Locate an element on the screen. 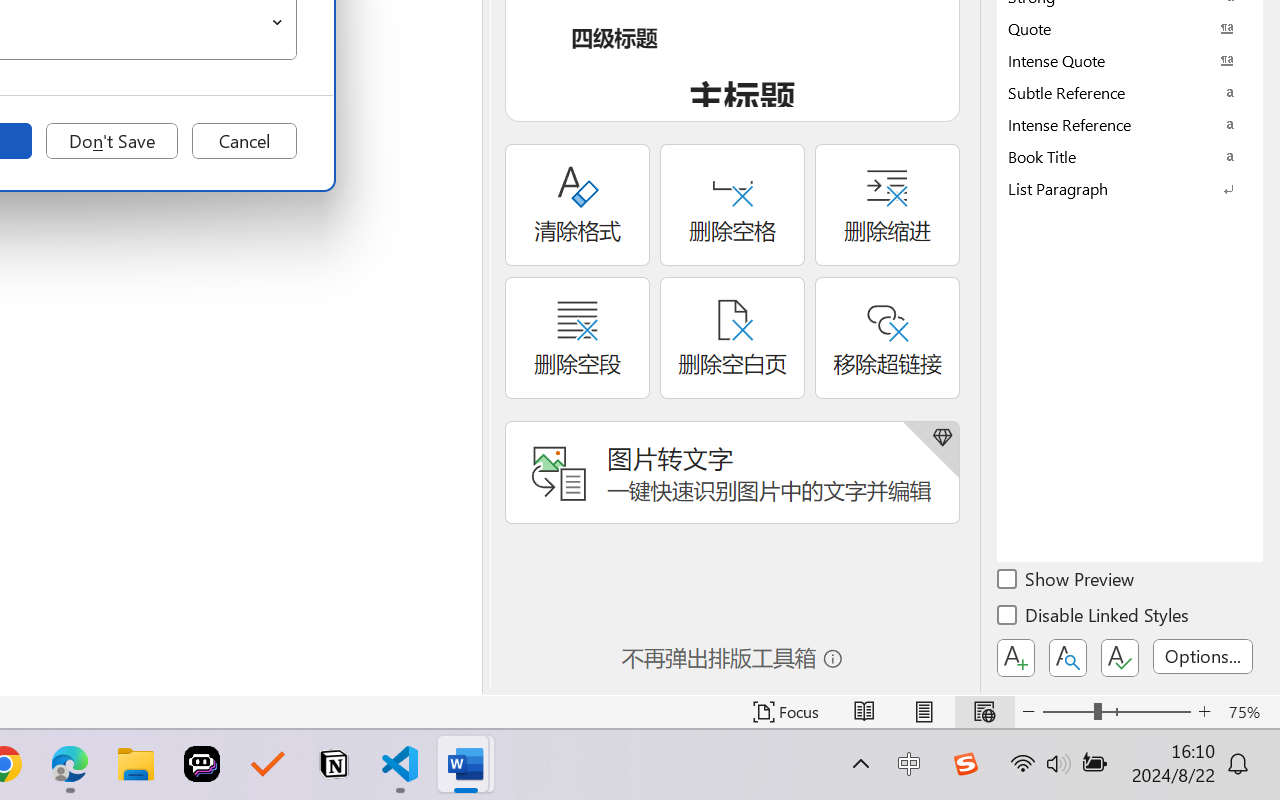 The image size is (1280, 800). 'Print Layout' is located at coordinates (923, 711).